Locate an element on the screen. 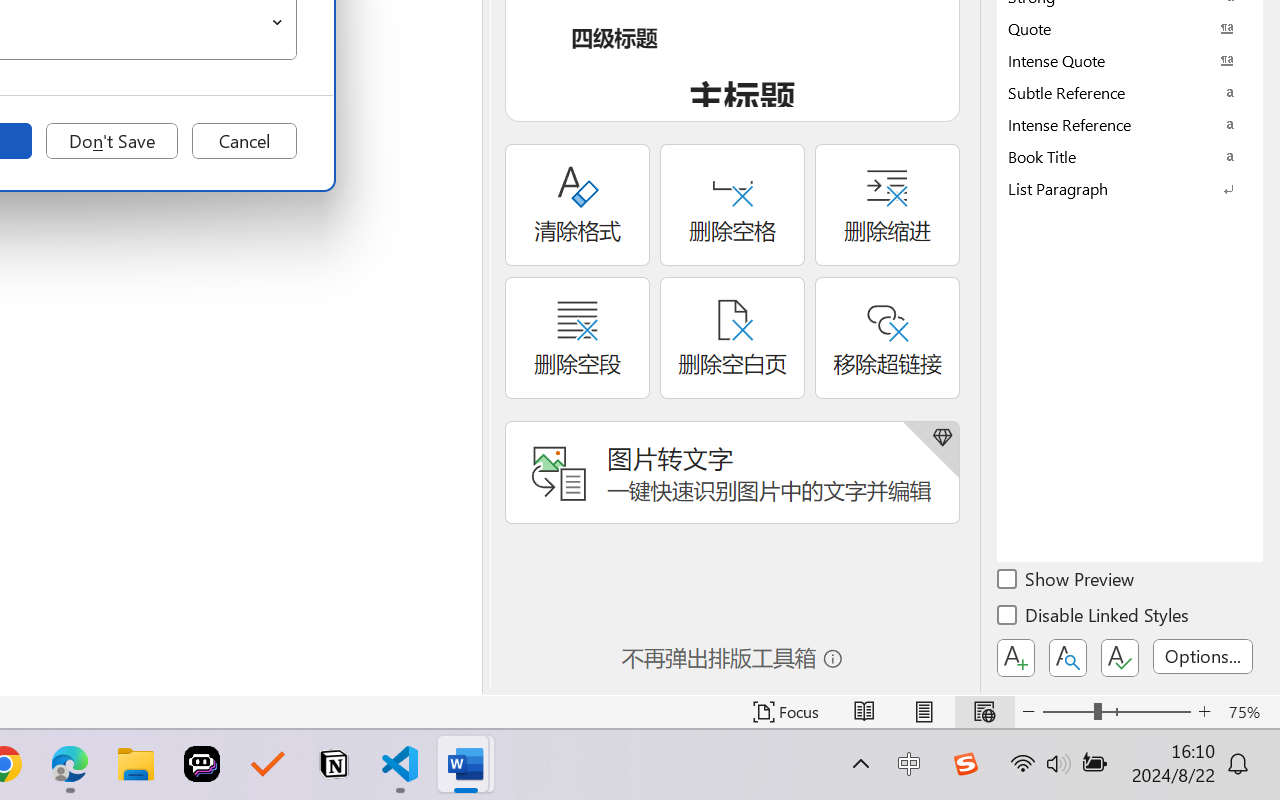 The image size is (1280, 800). 'Print Layout' is located at coordinates (923, 711).